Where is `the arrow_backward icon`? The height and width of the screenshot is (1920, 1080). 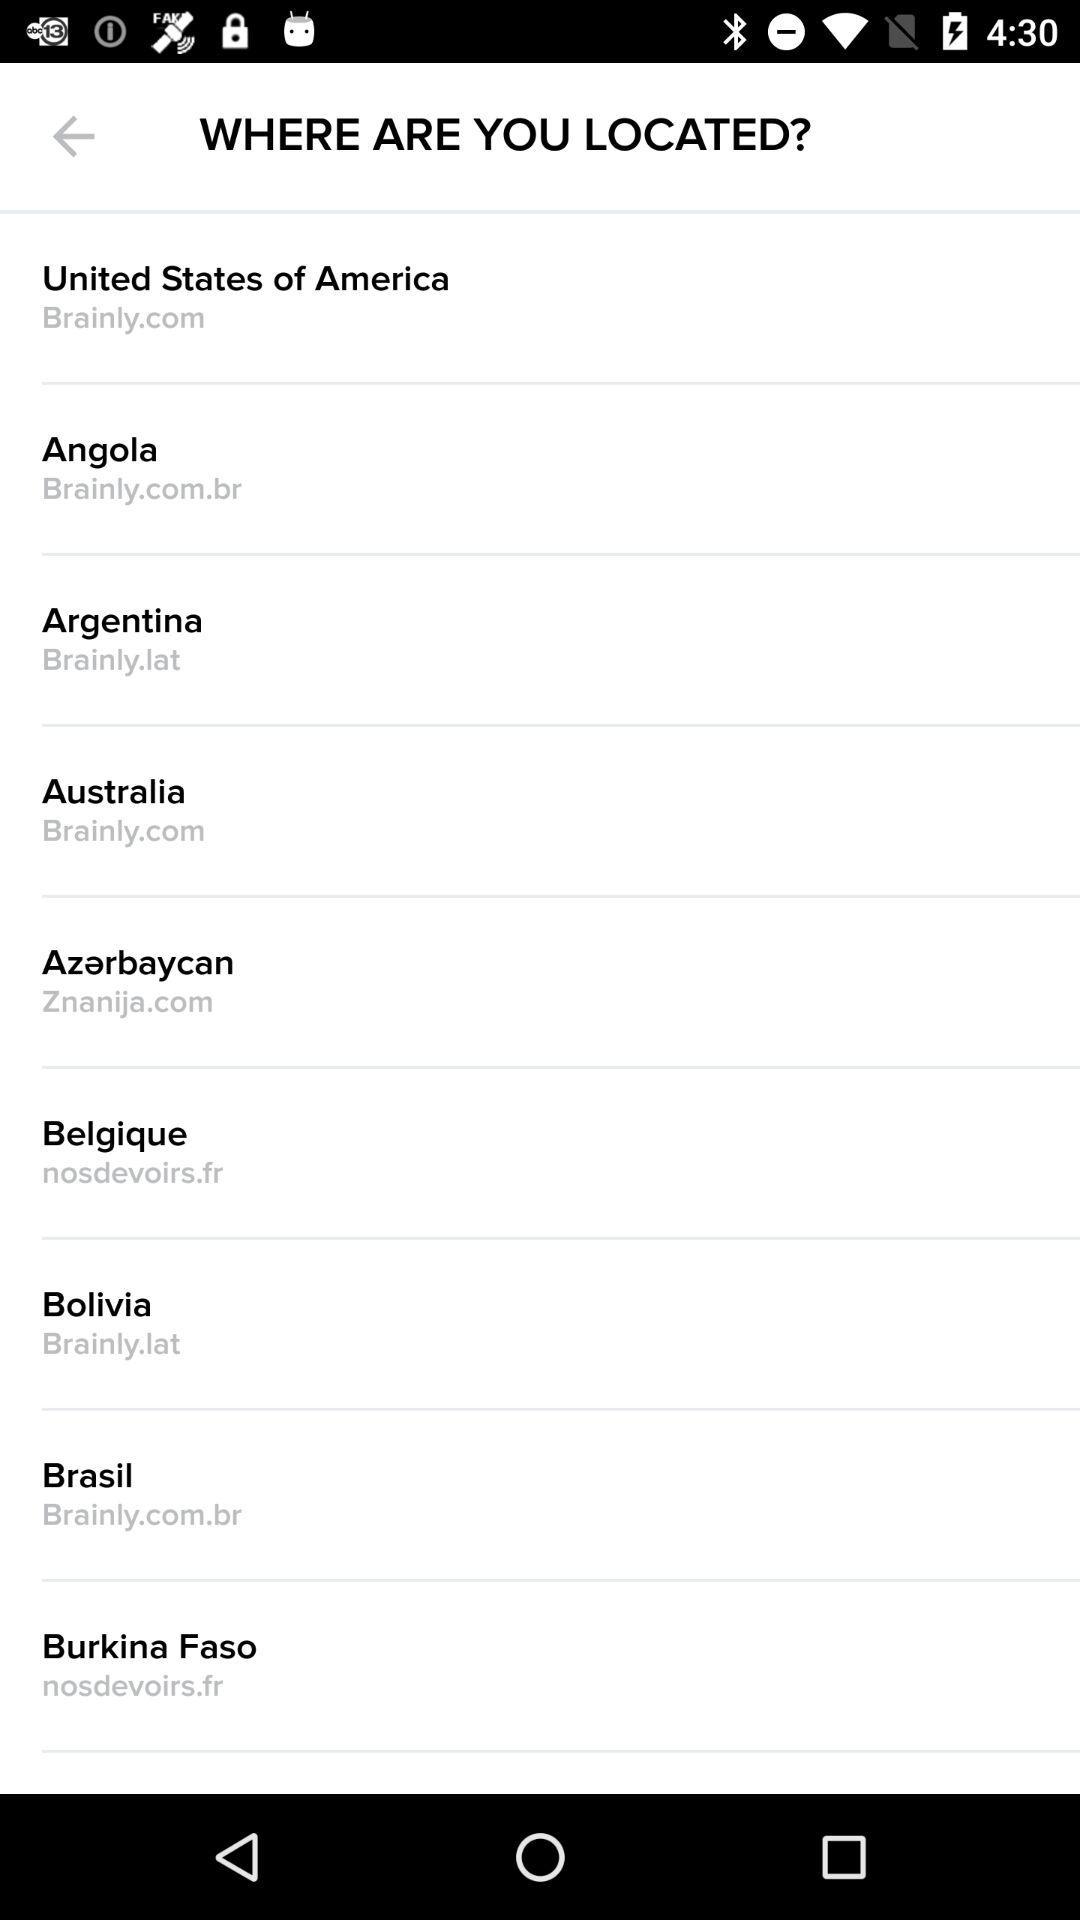 the arrow_backward icon is located at coordinates (72, 135).